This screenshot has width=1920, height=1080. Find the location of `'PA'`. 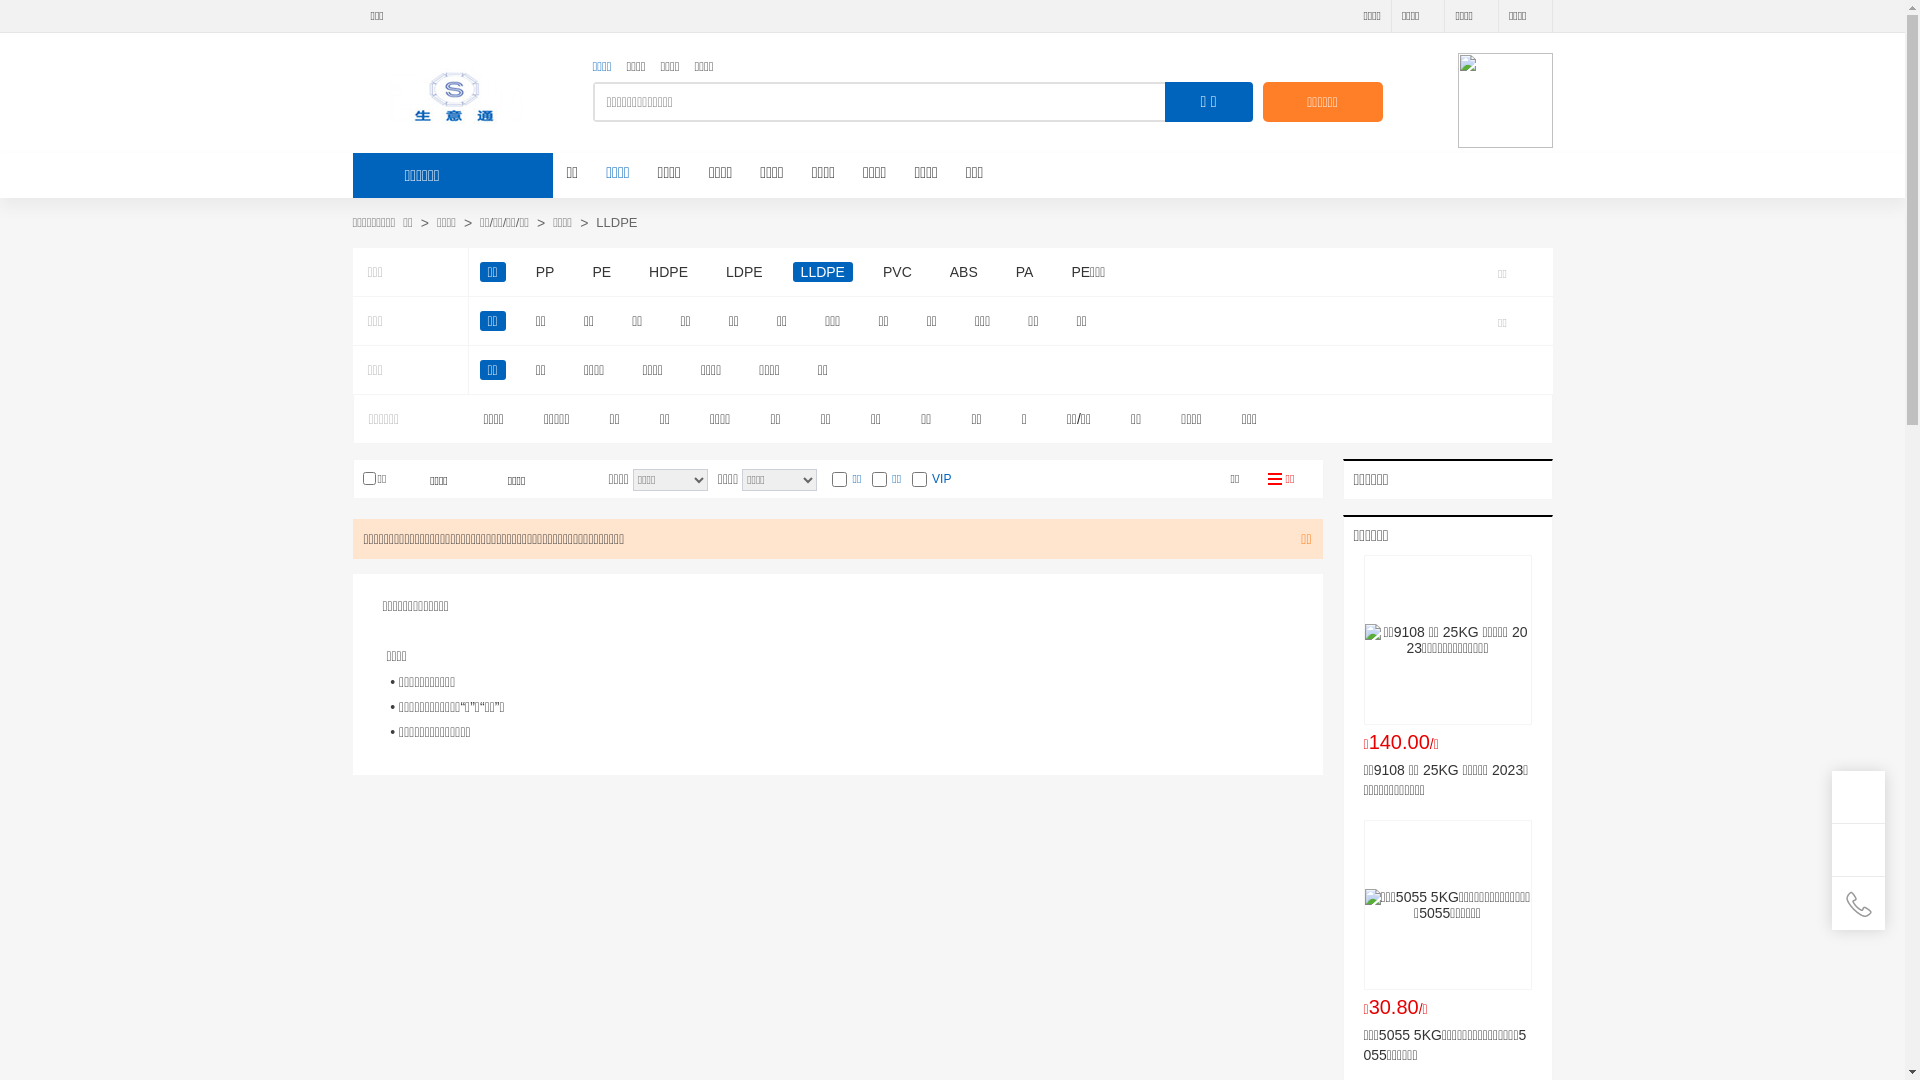

'PA' is located at coordinates (1008, 272).